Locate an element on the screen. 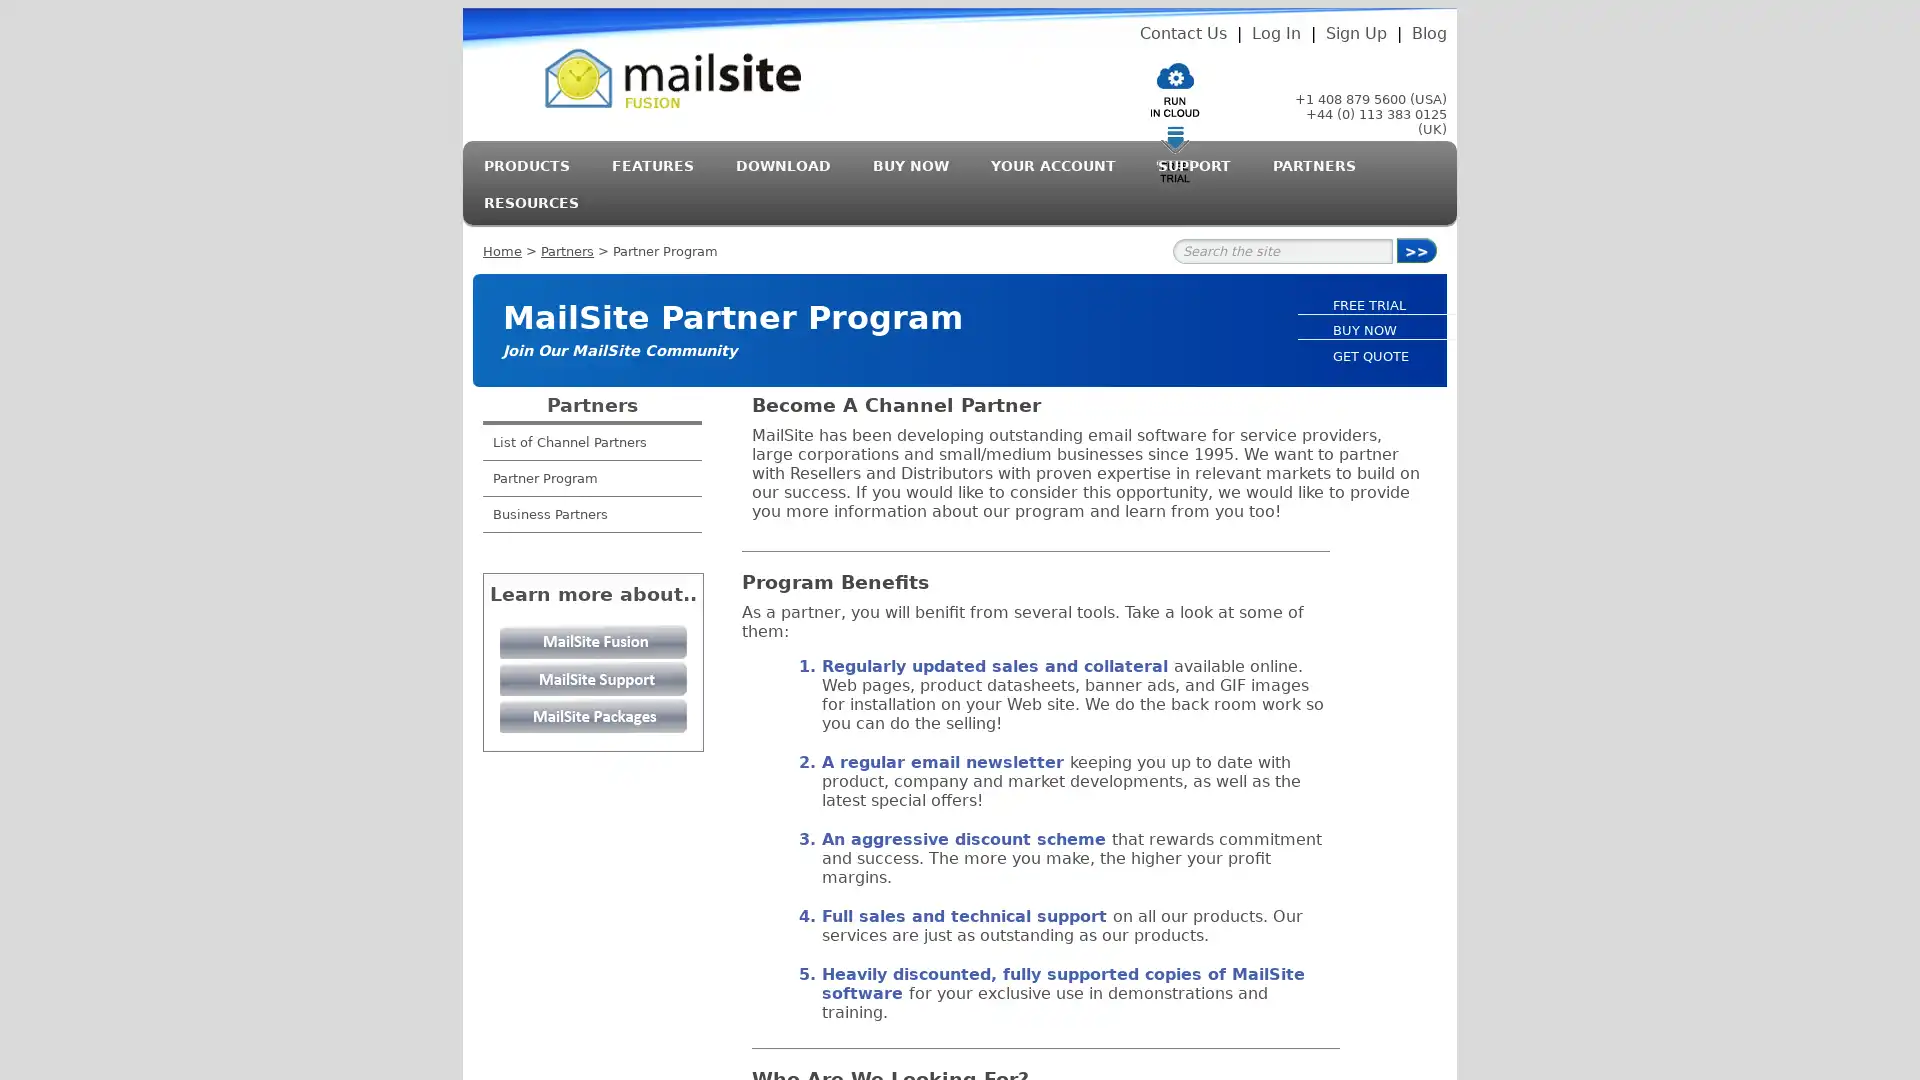  >> is located at coordinates (1415, 249).